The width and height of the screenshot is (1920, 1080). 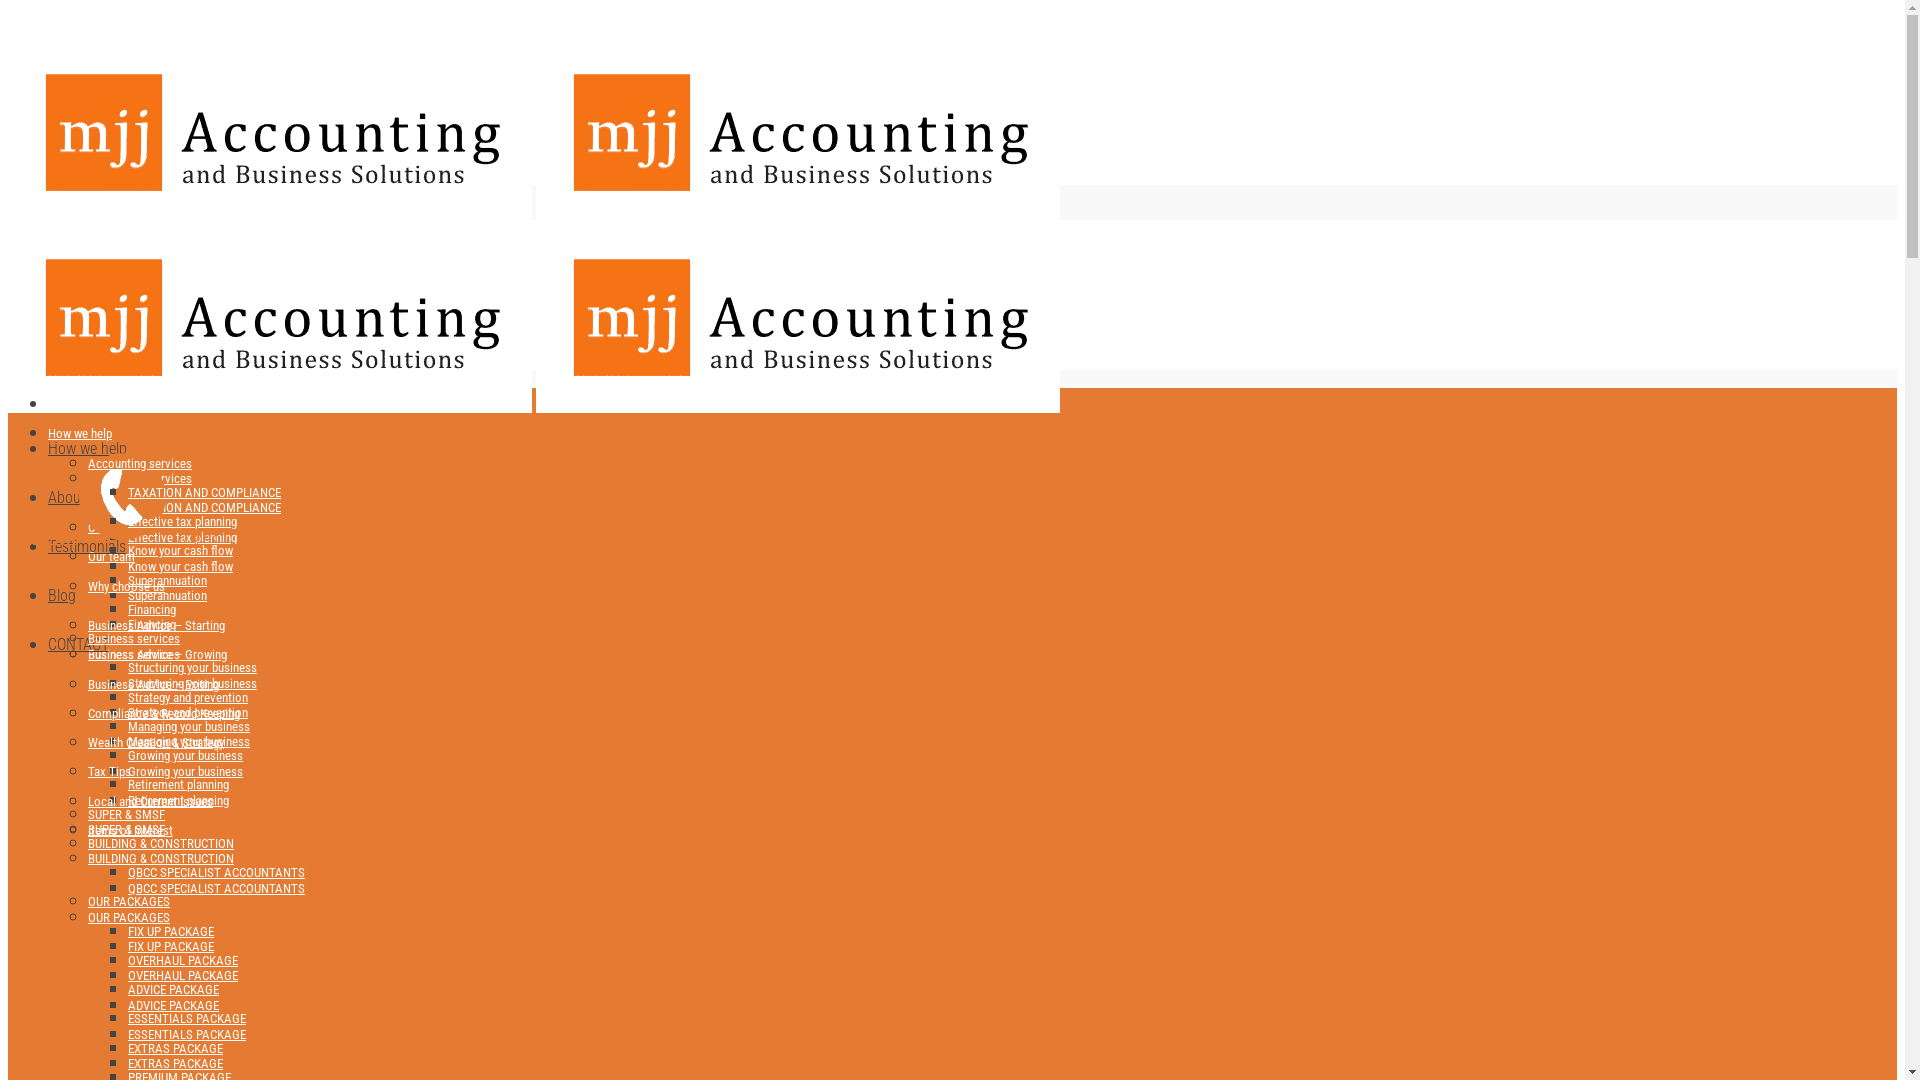 What do you see at coordinates (128, 901) in the screenshot?
I see `'OUR PACKAGES'` at bounding box center [128, 901].